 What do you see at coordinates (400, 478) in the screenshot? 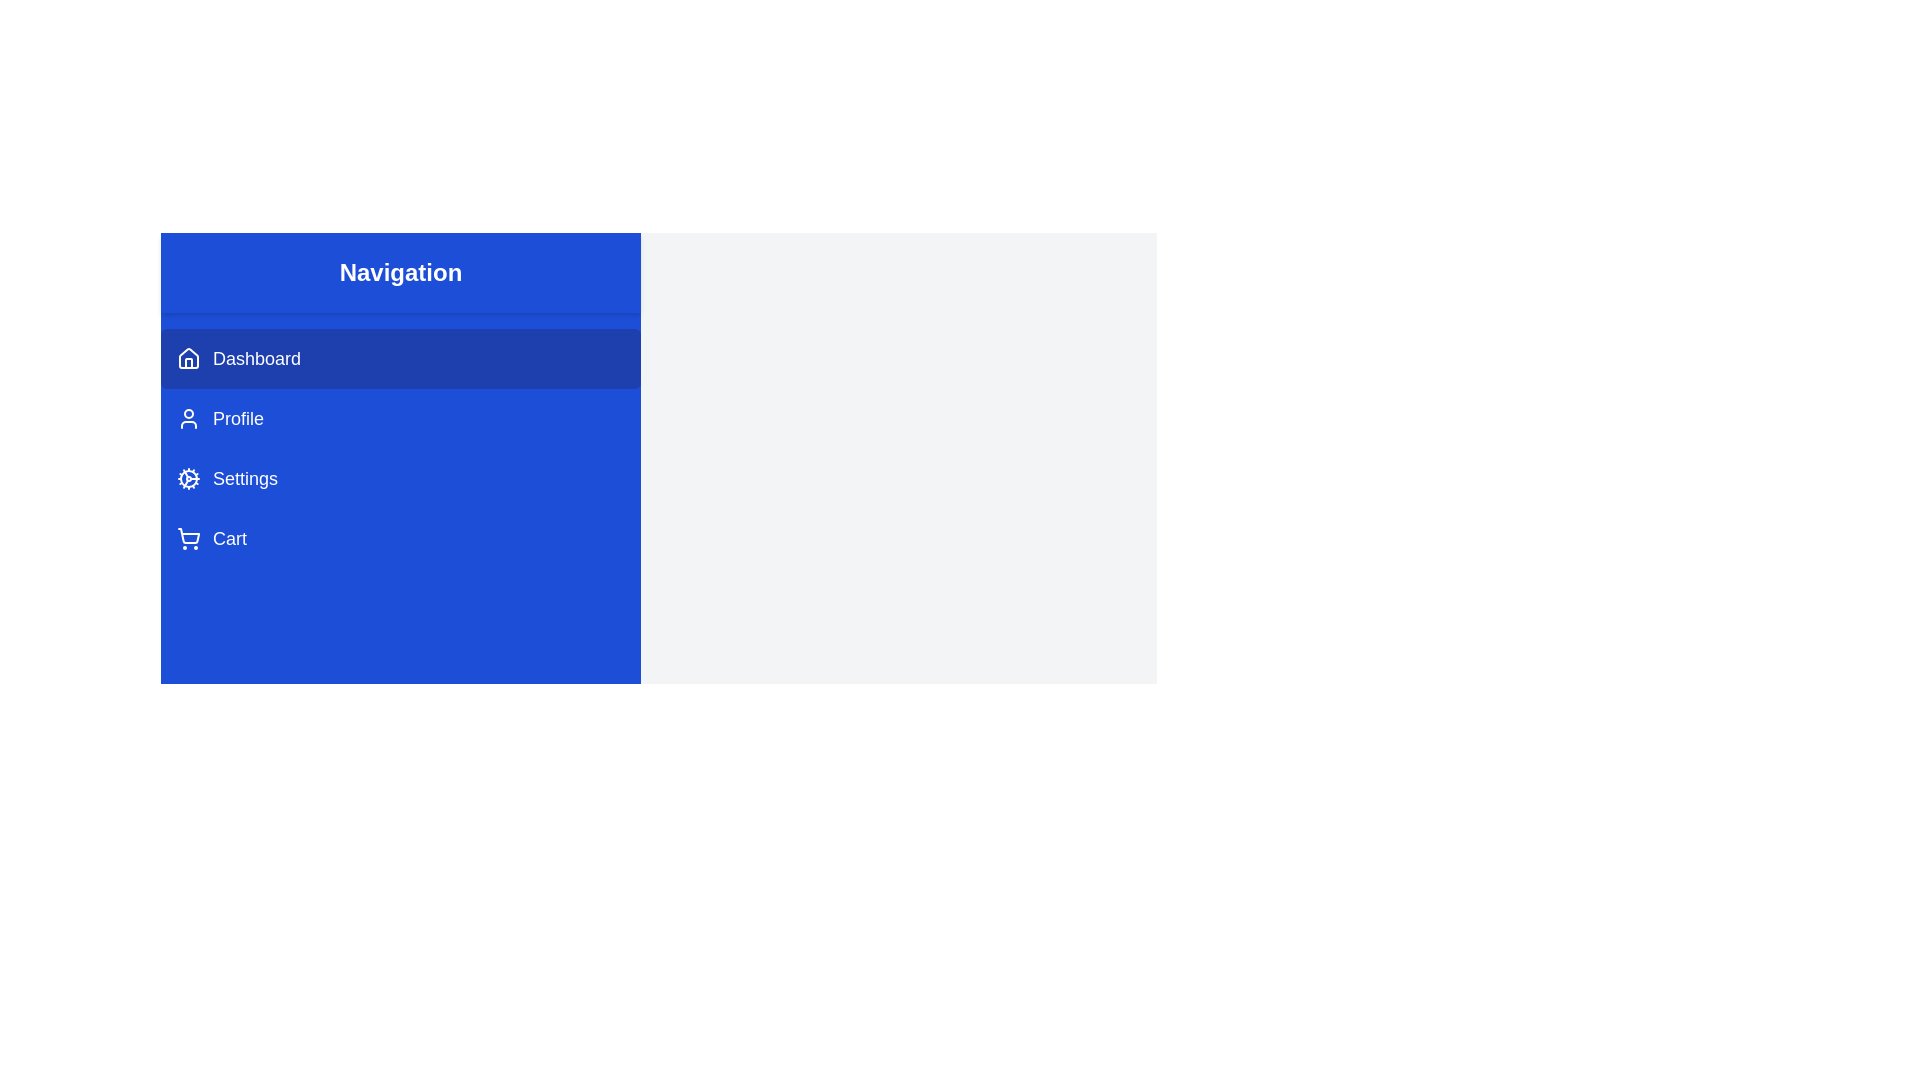
I see `the third button in the vertical navigation panel on the left side of the interface` at bounding box center [400, 478].